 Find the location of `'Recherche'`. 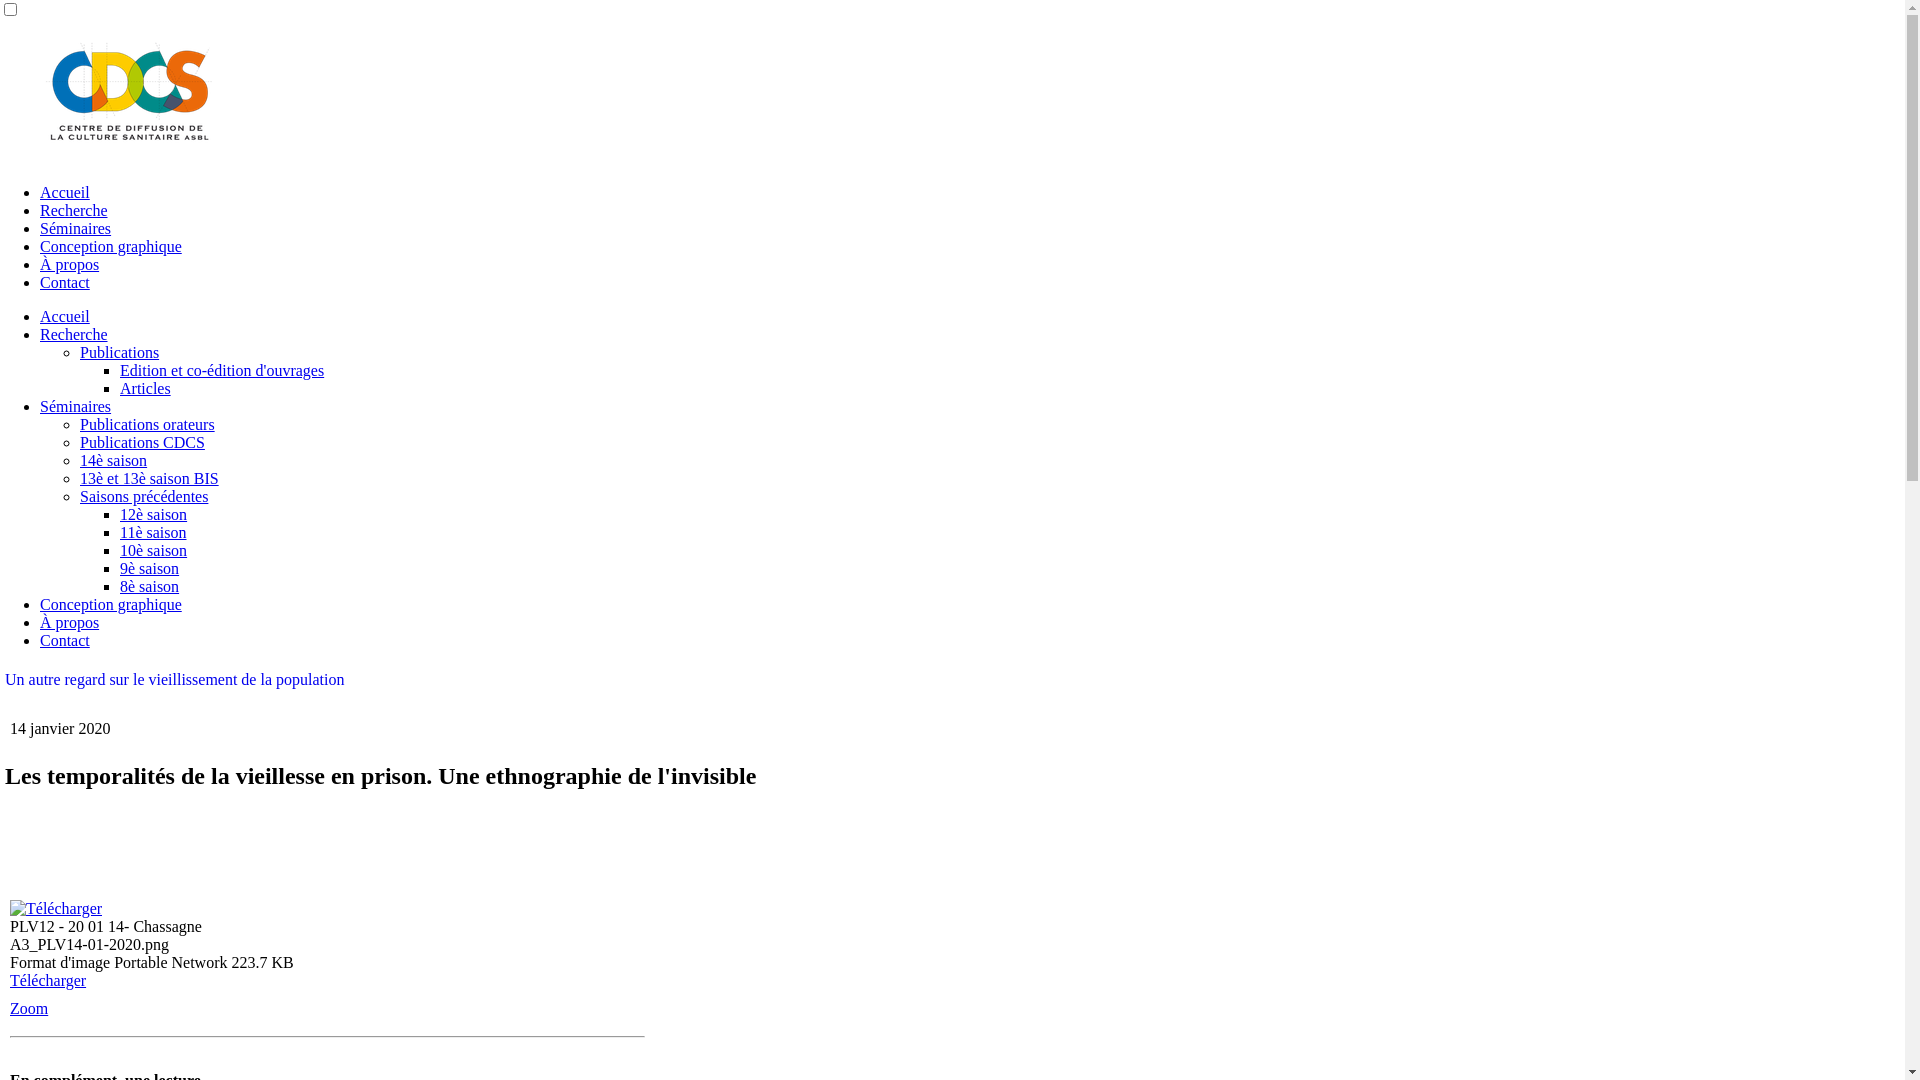

'Recherche' is located at coordinates (73, 333).